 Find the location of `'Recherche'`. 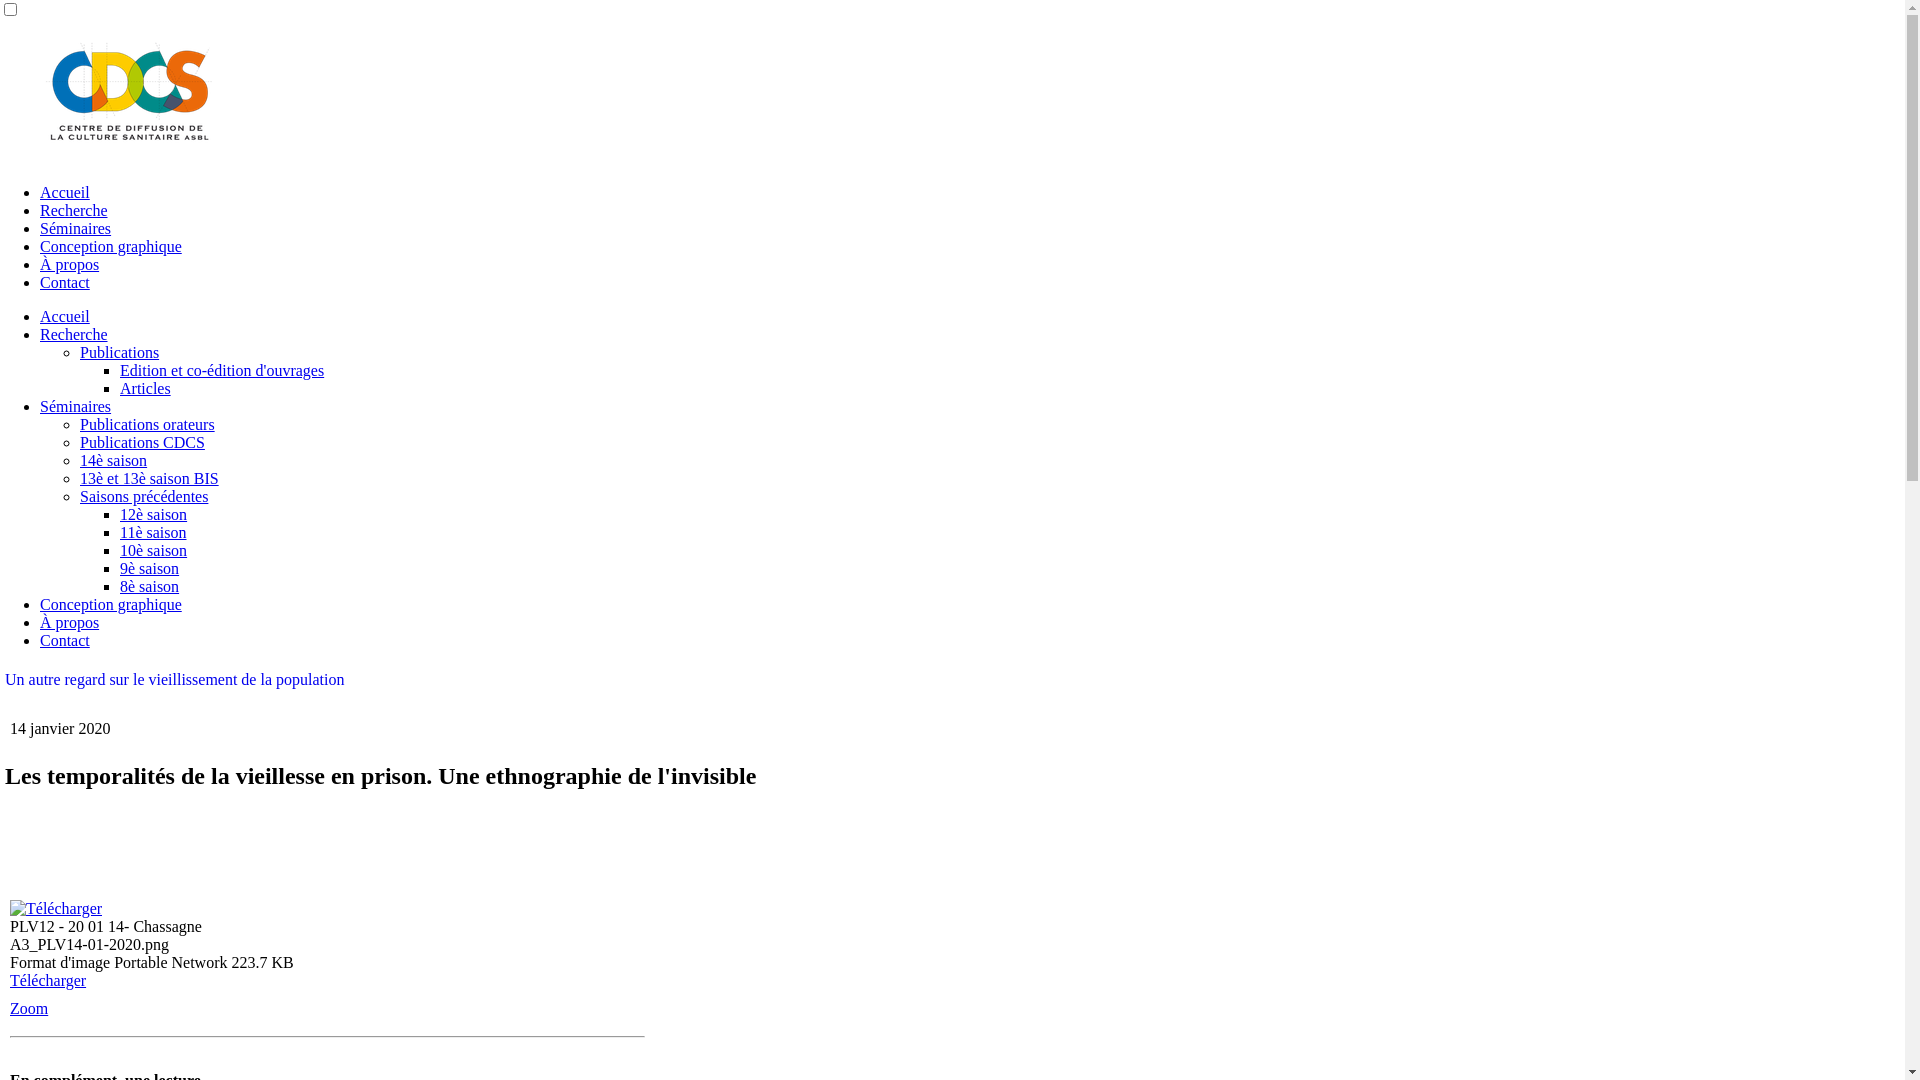

'Recherche' is located at coordinates (73, 333).